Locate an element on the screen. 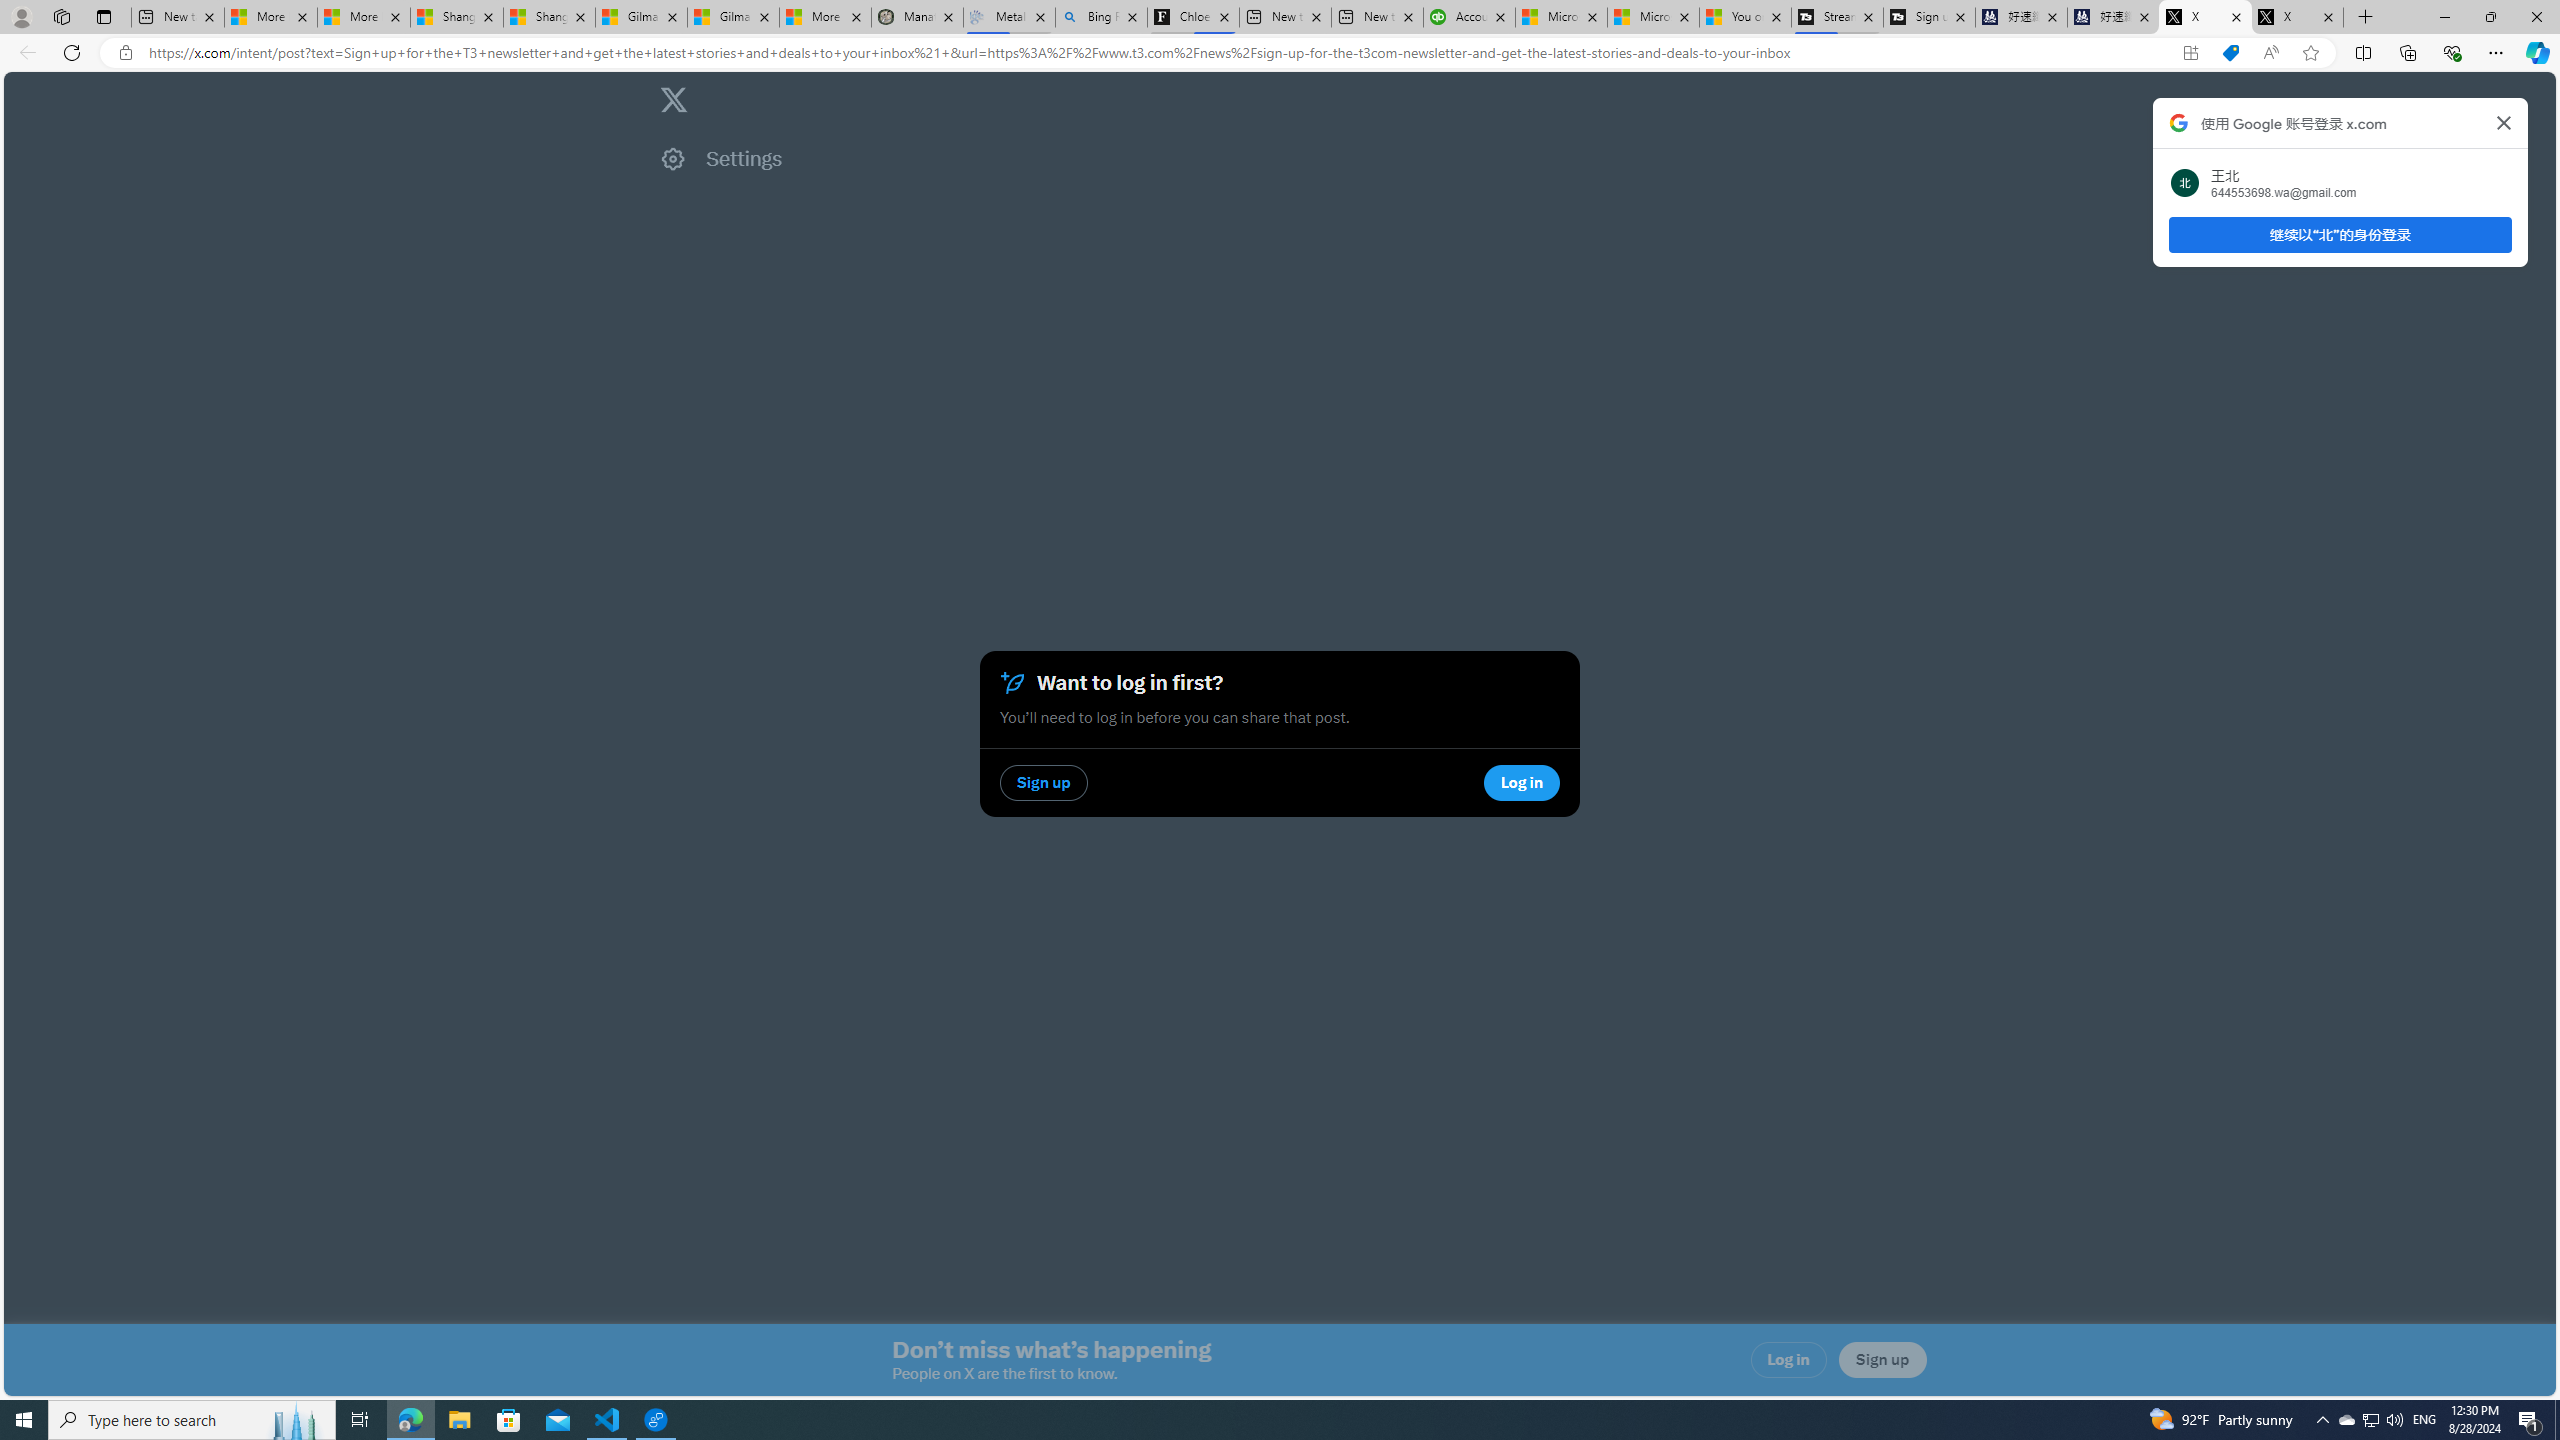 This screenshot has width=2560, height=1440. 'App available. Install X' is located at coordinates (2190, 53).